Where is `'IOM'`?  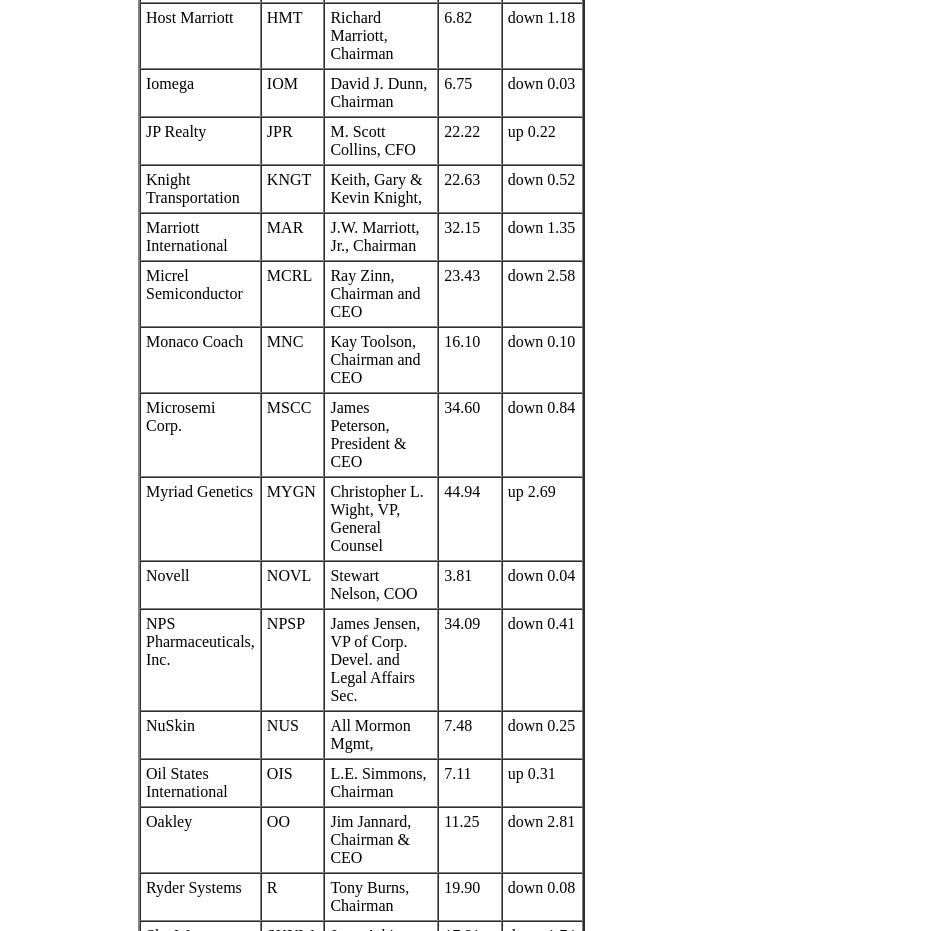
'IOM' is located at coordinates (281, 83).